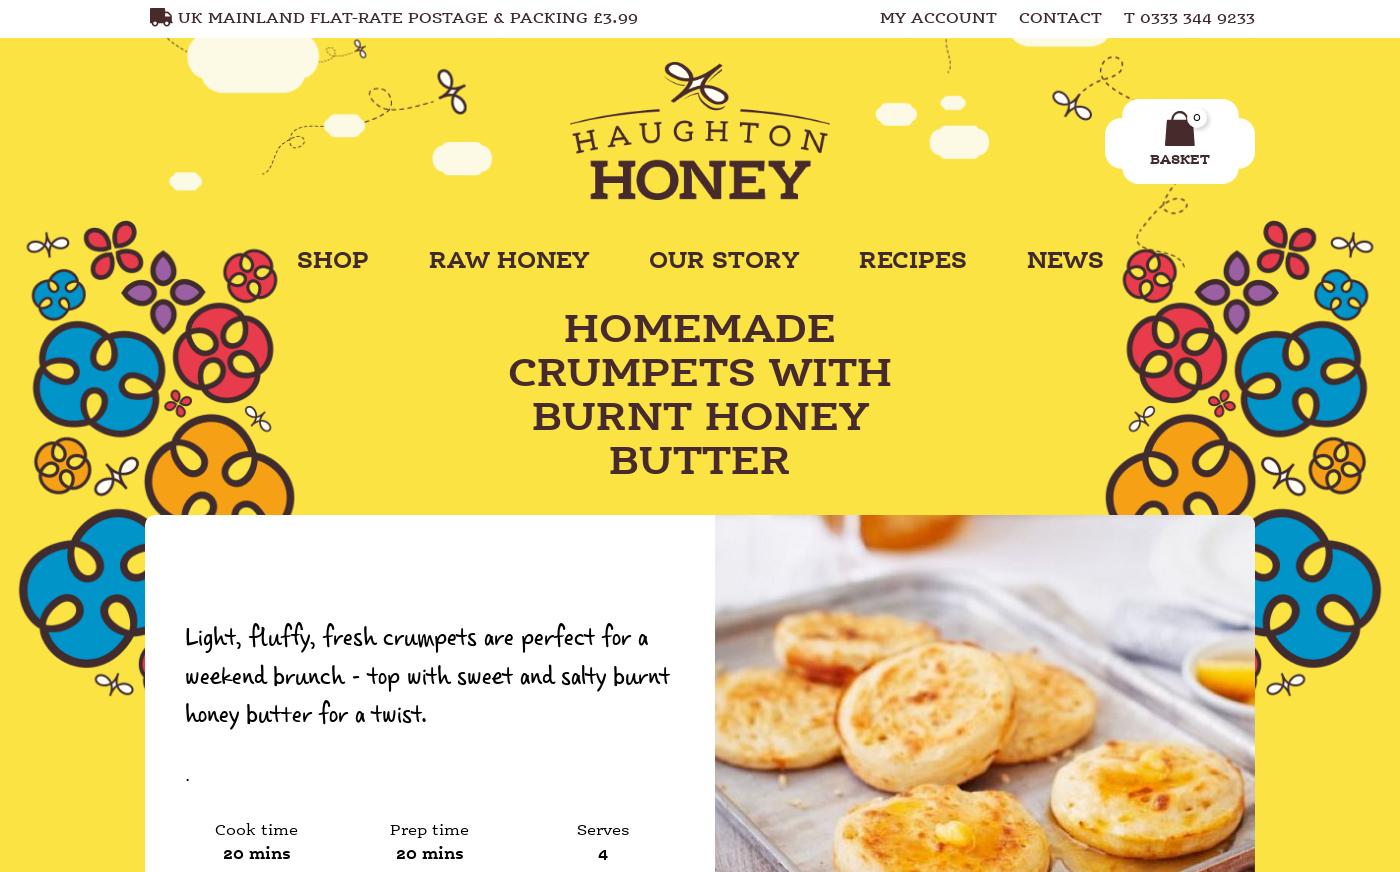 This screenshot has width=1400, height=872. I want to click on 'HOMEMADE CRUMPETS WITH BURNT HONEY BUTTER', so click(700, 395).